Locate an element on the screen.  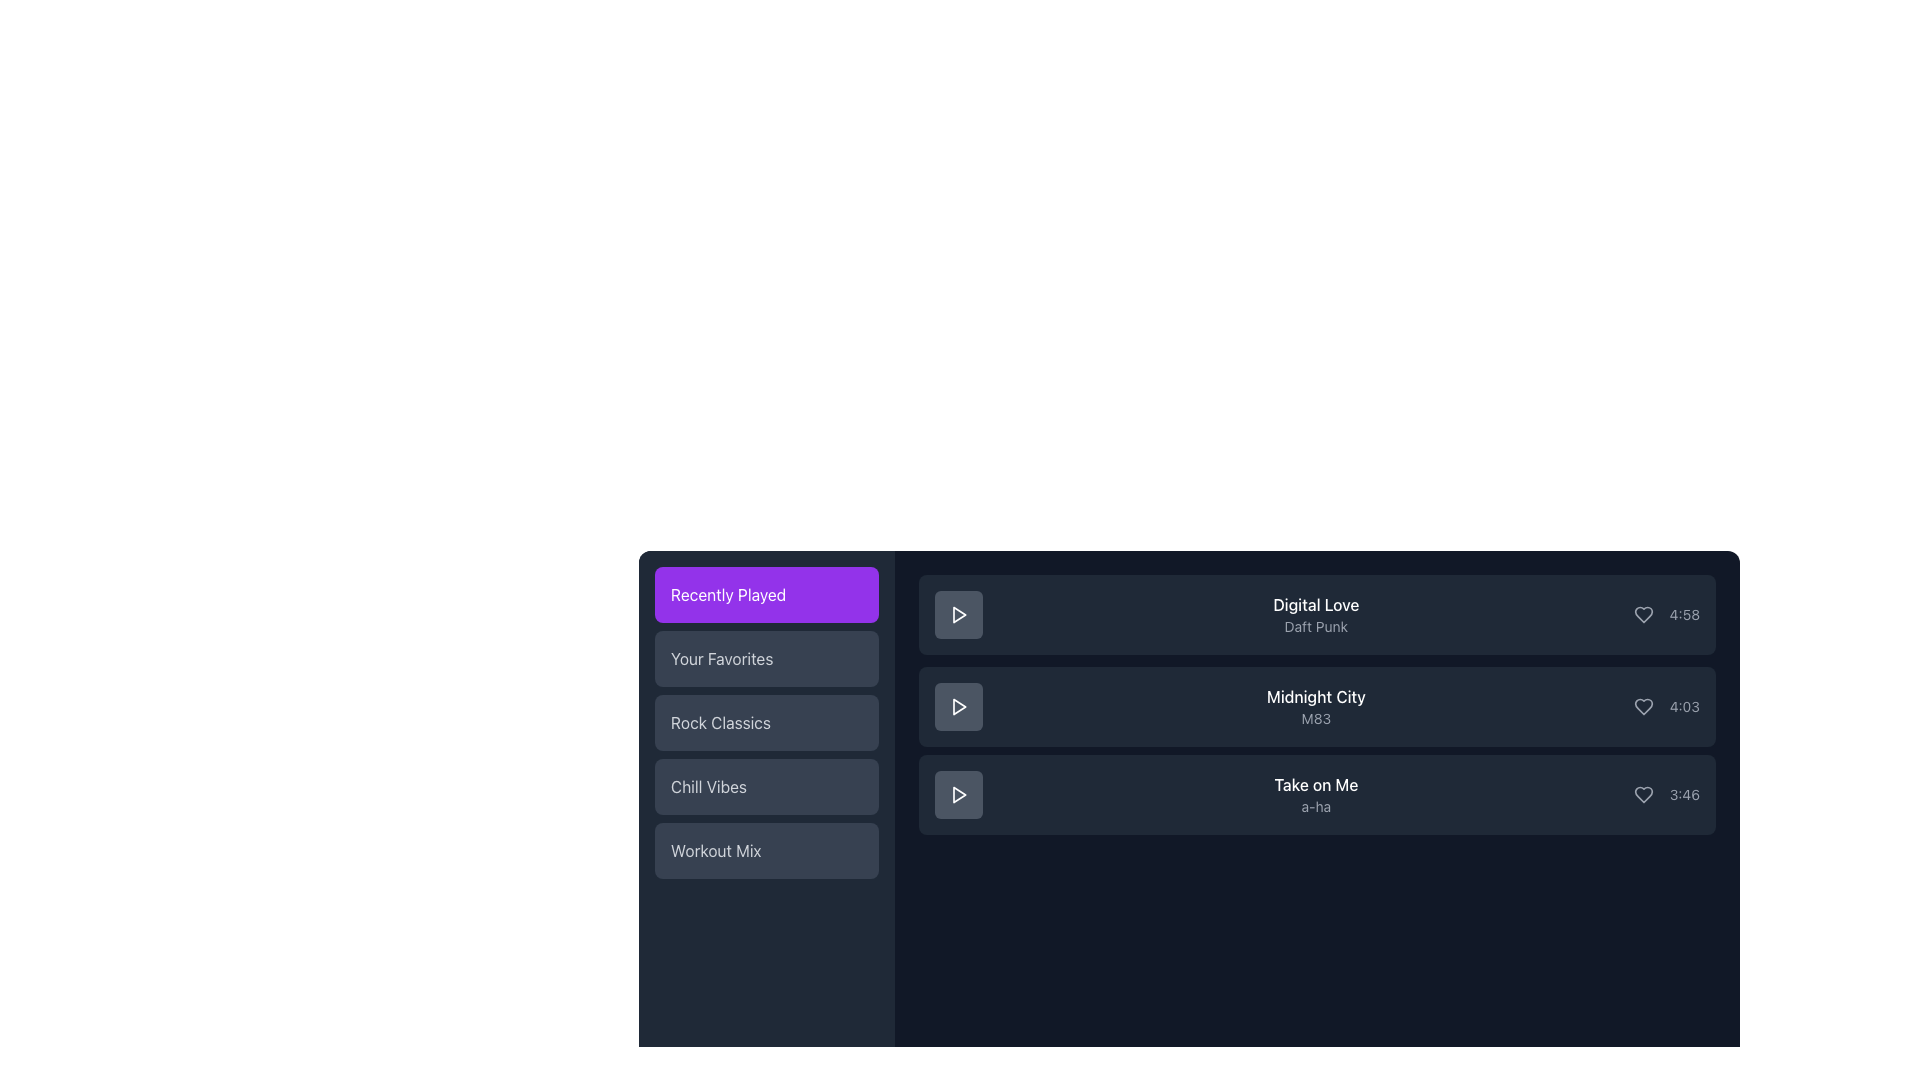
the playback button located to the left of the text 'Digital Love' in the first row of the song list is located at coordinates (958, 613).